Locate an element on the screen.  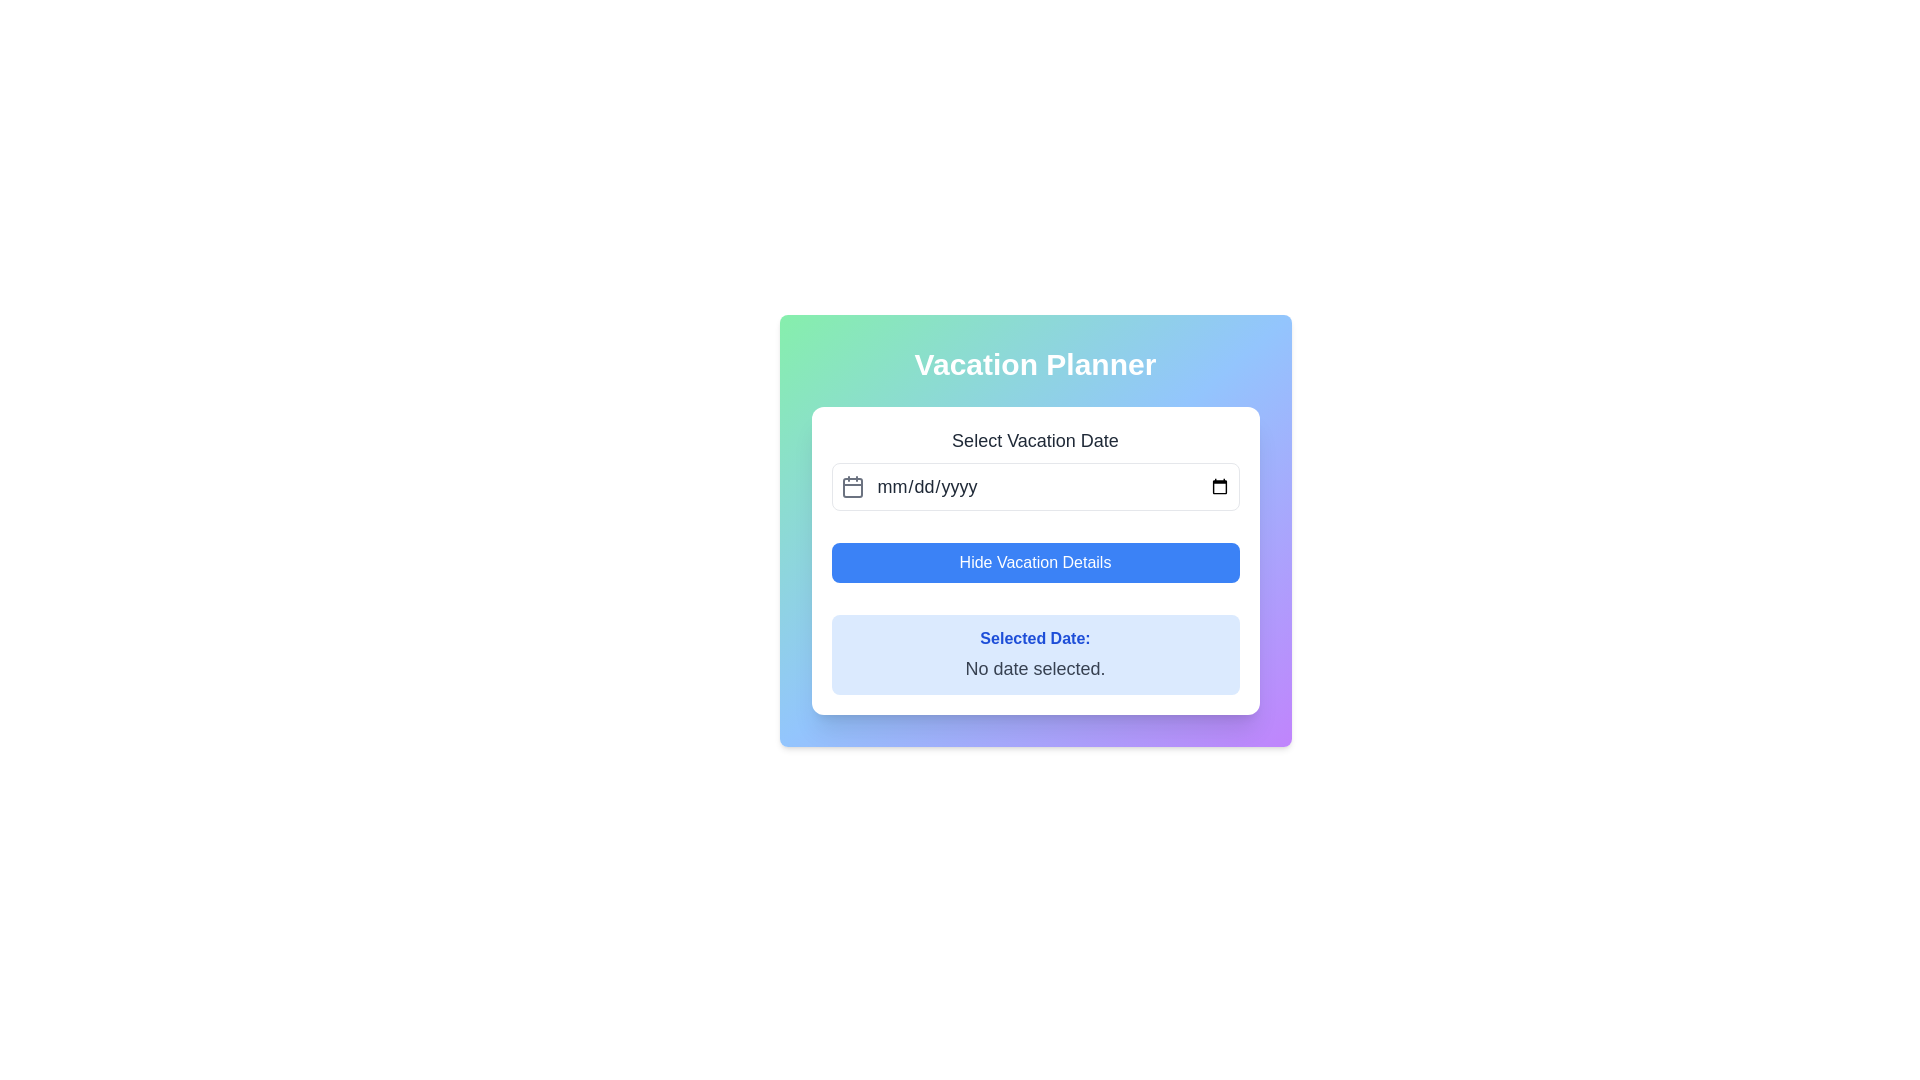
the text label displaying 'Selected Date:' which is styled in a bold blue font and located in a light blue background area, positioned beneath the 'Hide Vacation Details' button is located at coordinates (1035, 639).